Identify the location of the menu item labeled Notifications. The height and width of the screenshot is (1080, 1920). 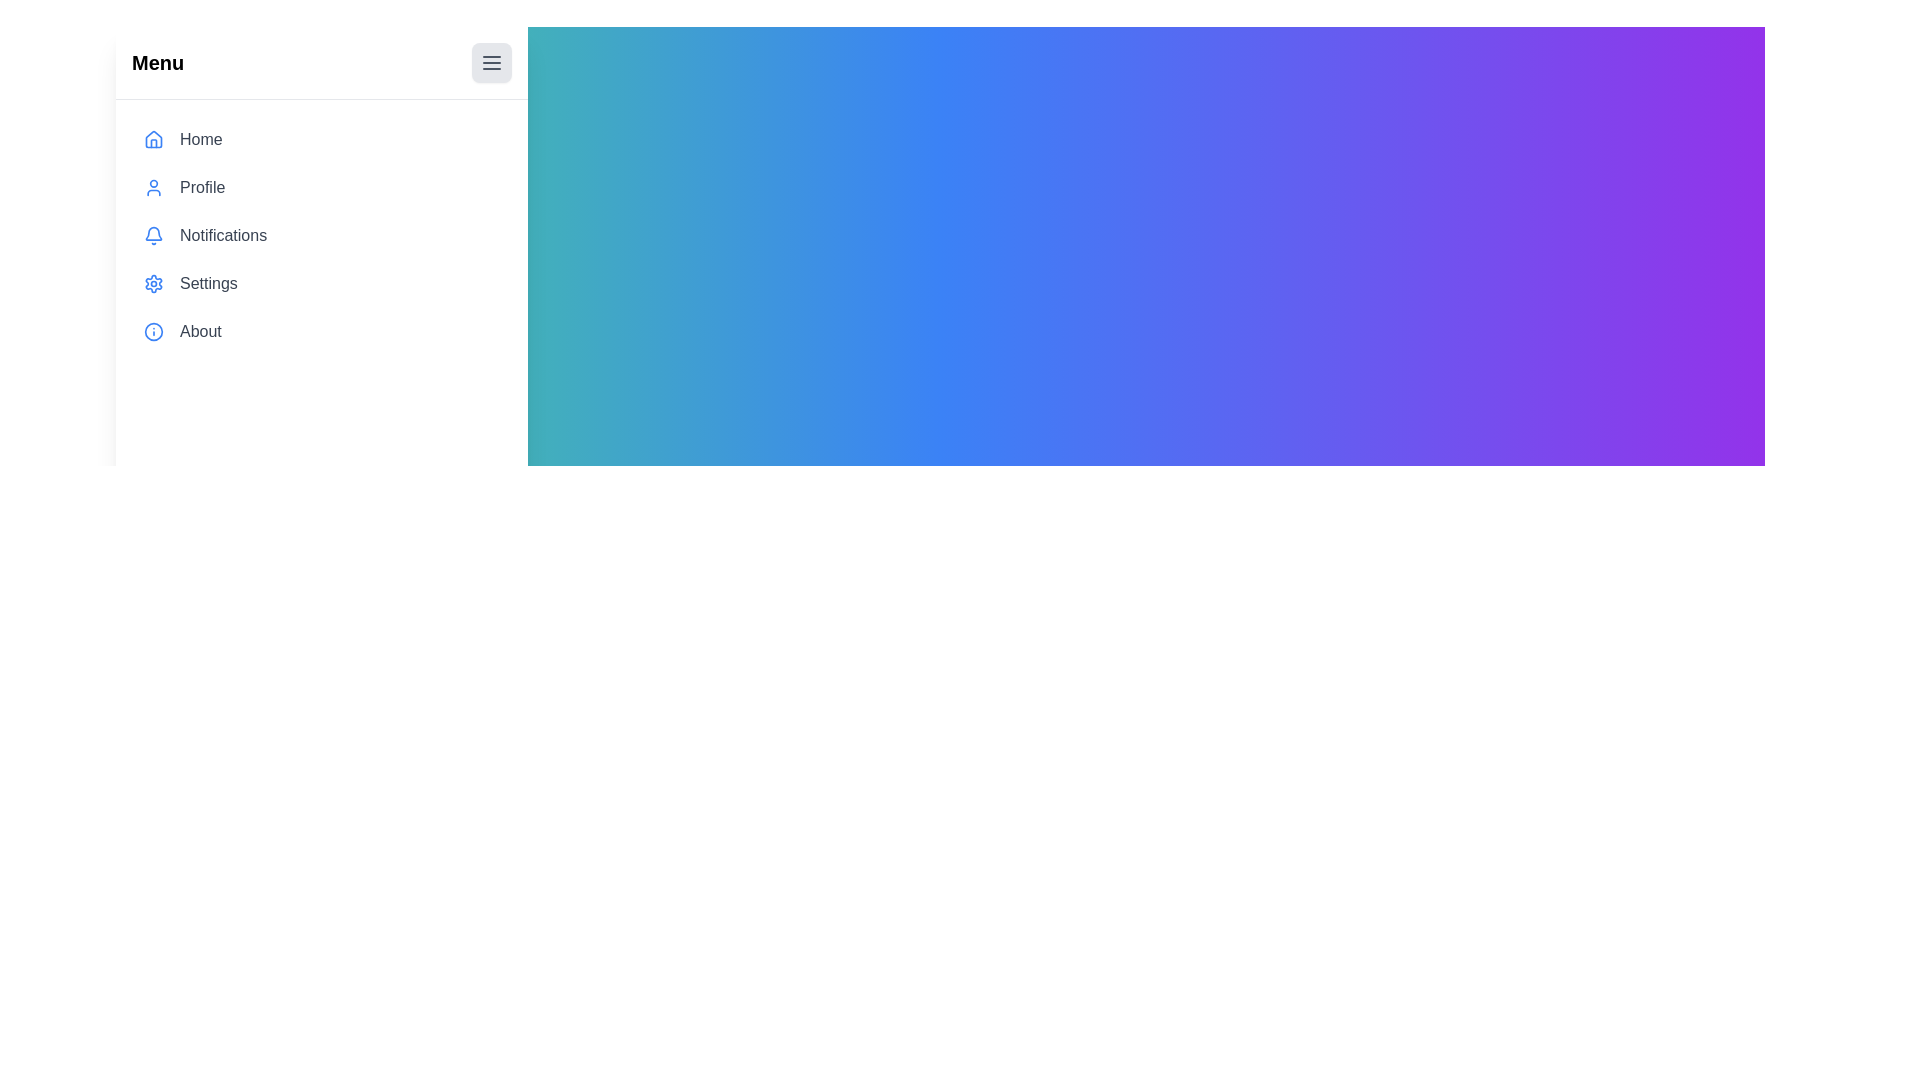
(322, 234).